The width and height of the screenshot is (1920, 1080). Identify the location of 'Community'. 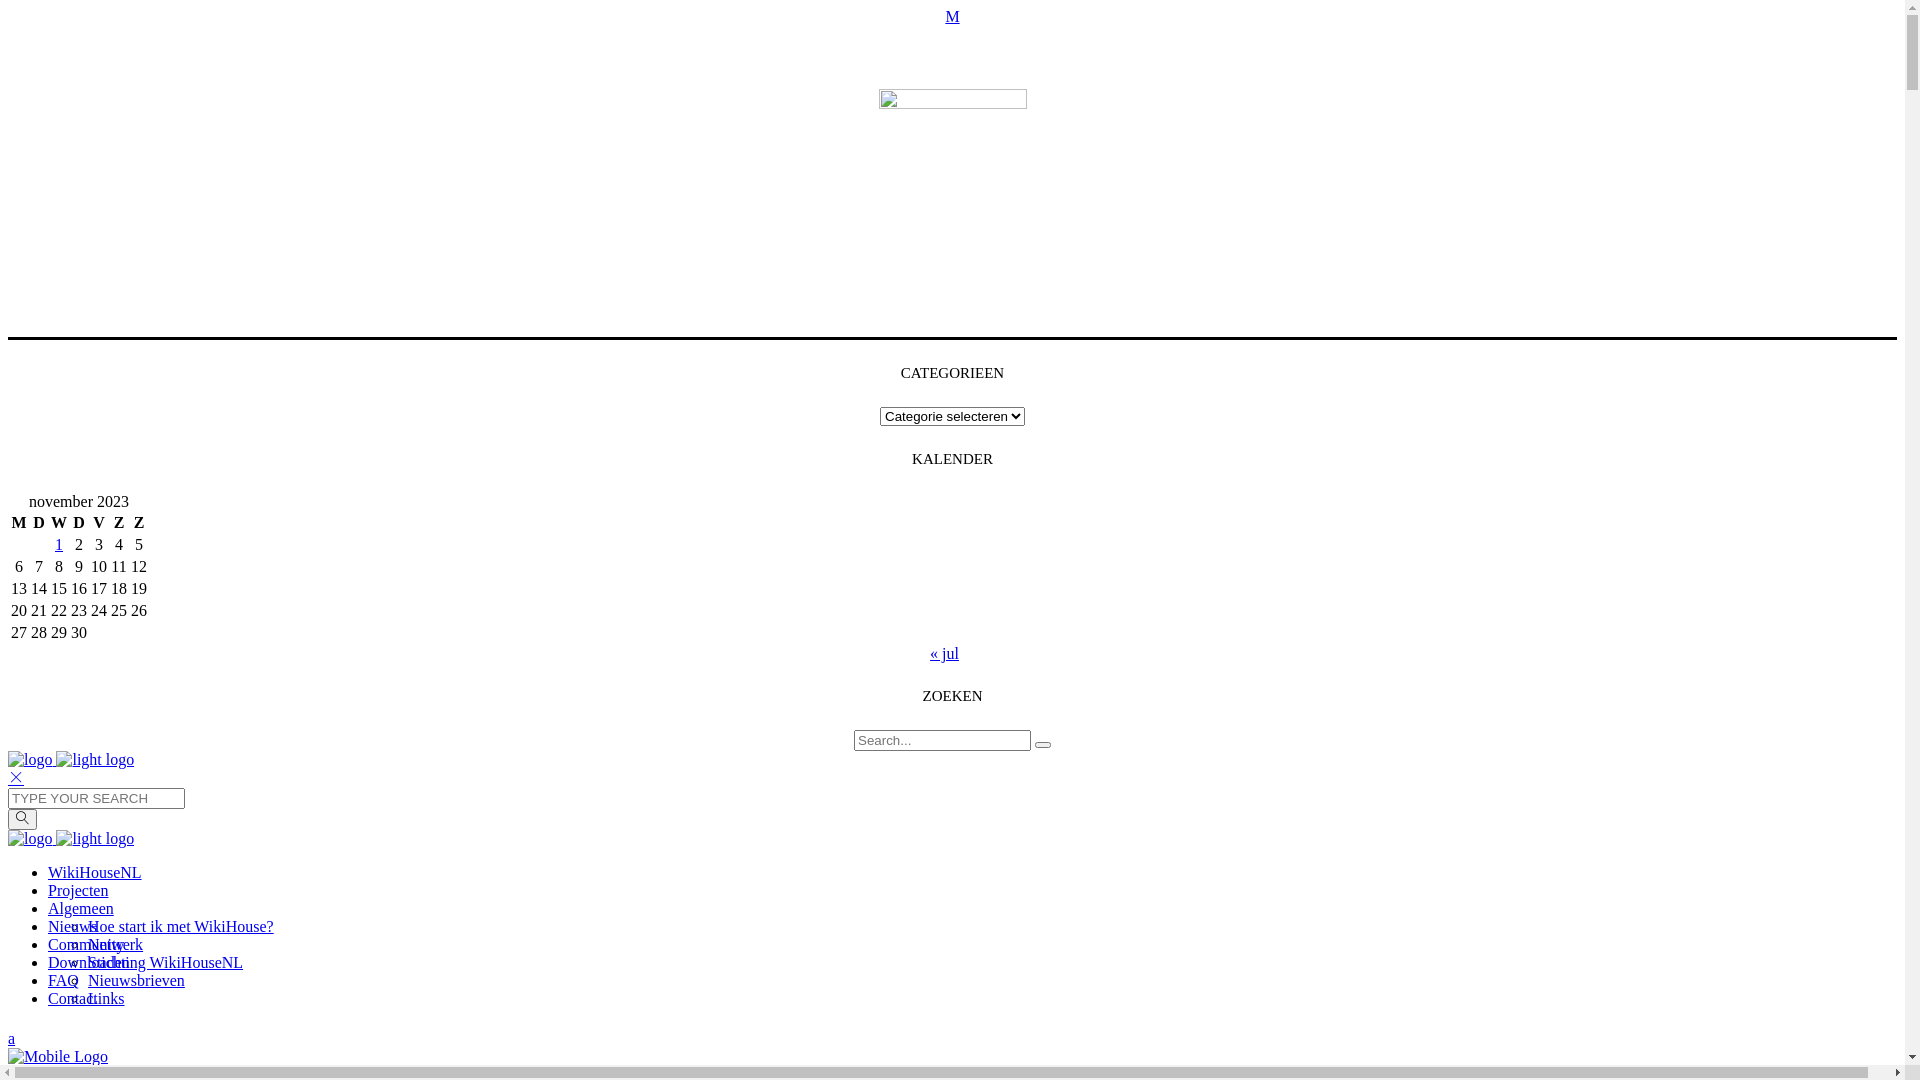
(48, 944).